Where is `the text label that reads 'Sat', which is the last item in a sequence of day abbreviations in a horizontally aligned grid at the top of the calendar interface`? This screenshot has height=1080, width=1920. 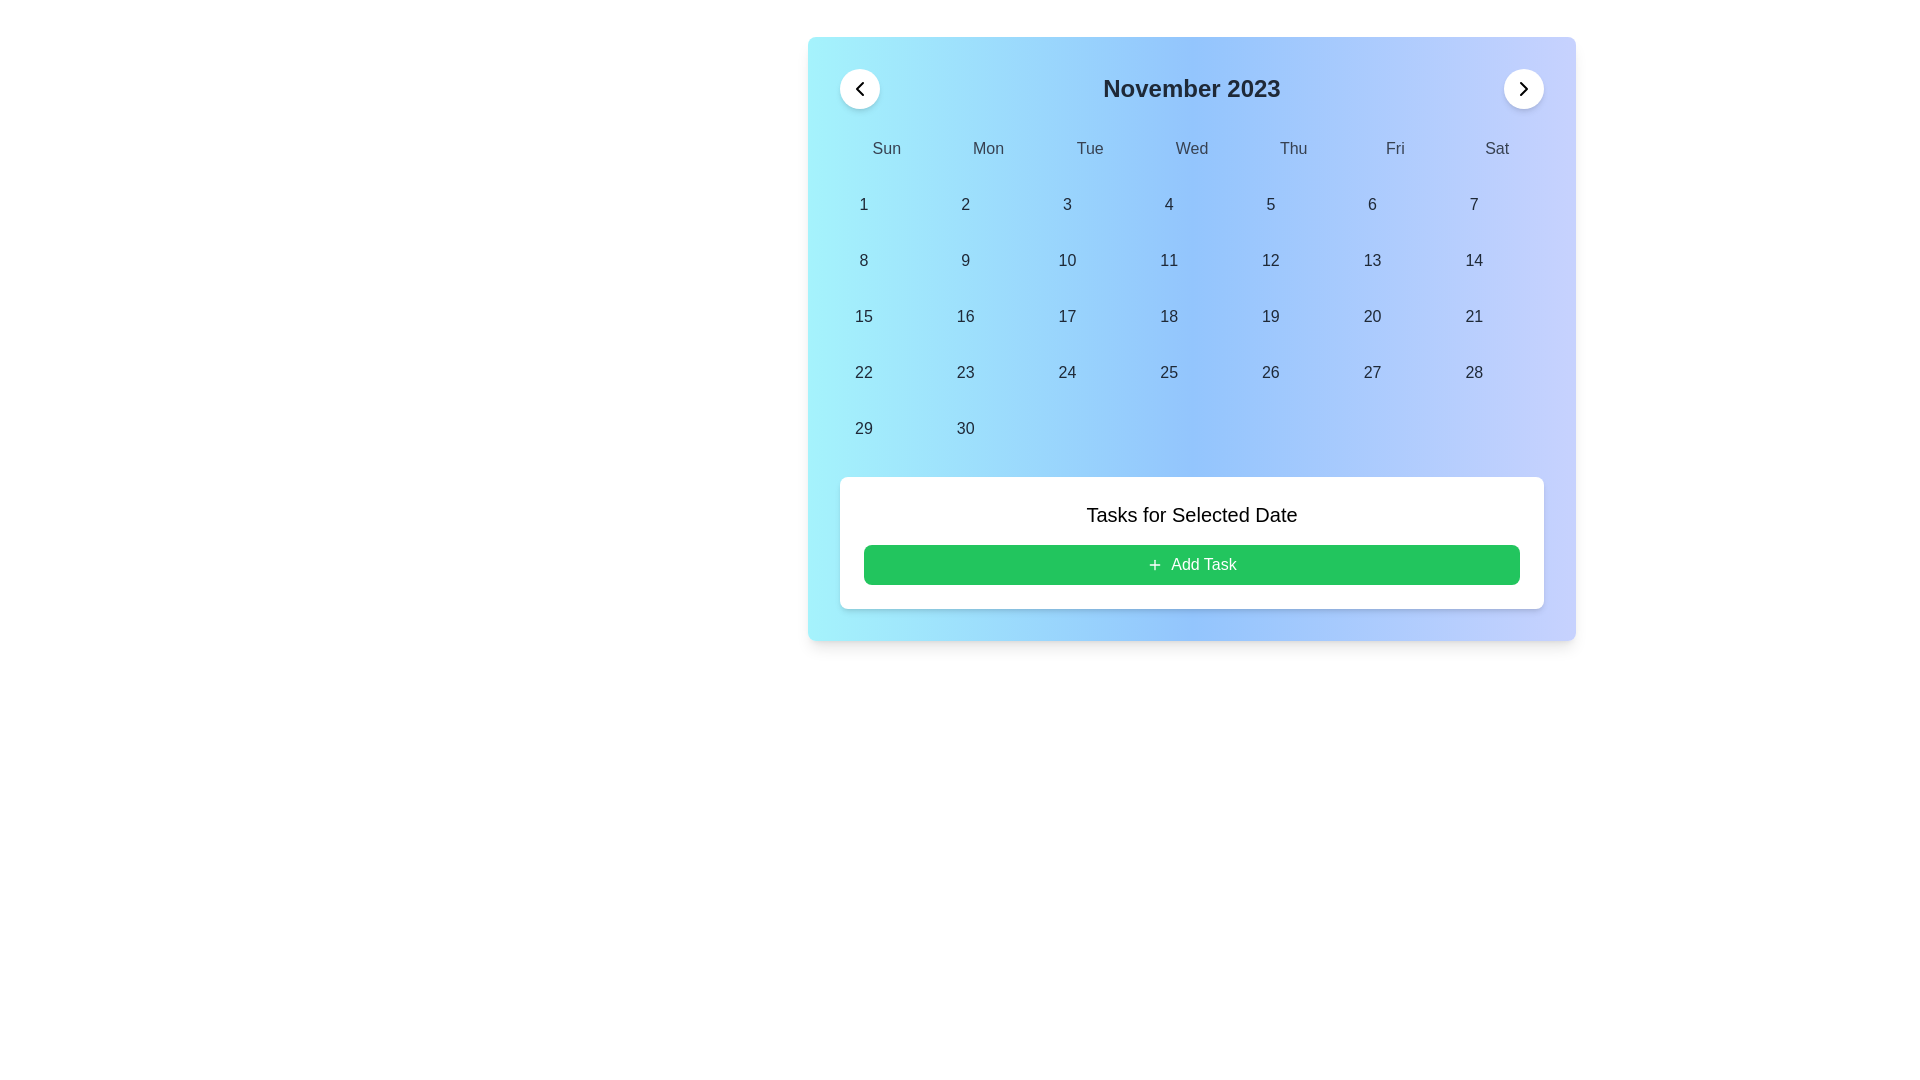 the text label that reads 'Sat', which is the last item in a sequence of day abbreviations in a horizontally aligned grid at the top of the calendar interface is located at coordinates (1497, 148).